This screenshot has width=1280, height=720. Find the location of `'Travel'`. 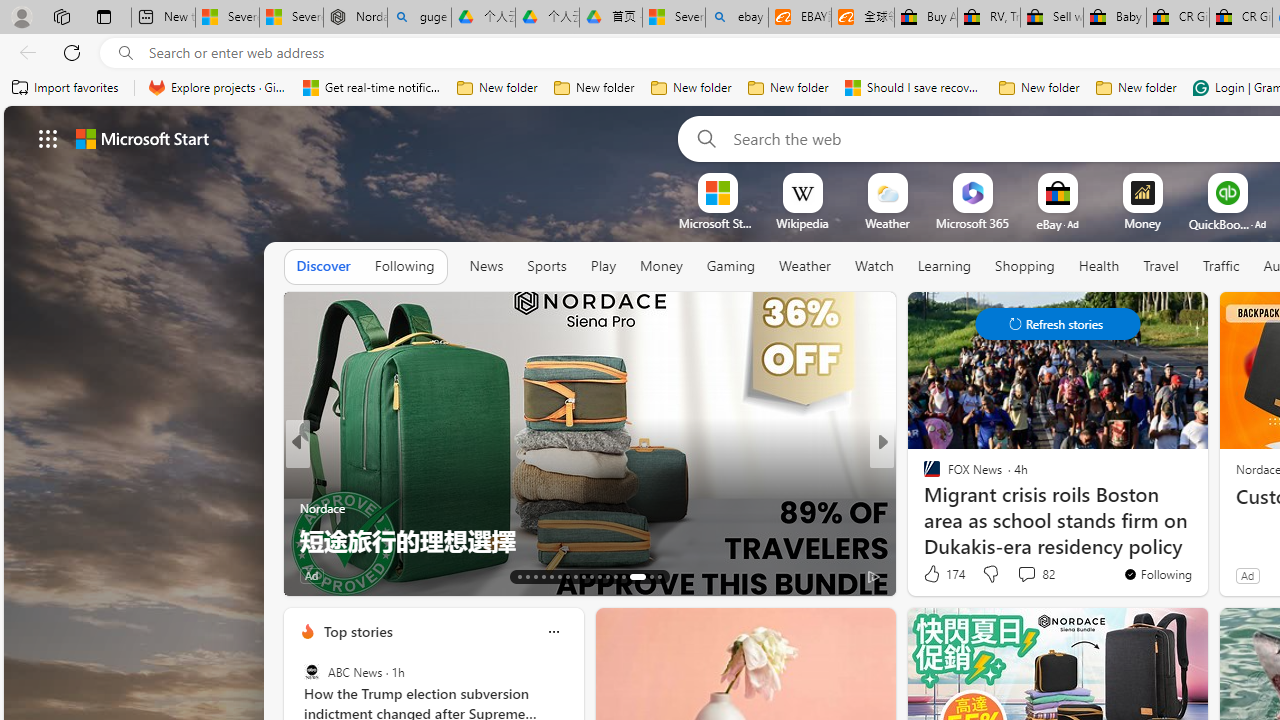

'Travel' is located at coordinates (1160, 265).